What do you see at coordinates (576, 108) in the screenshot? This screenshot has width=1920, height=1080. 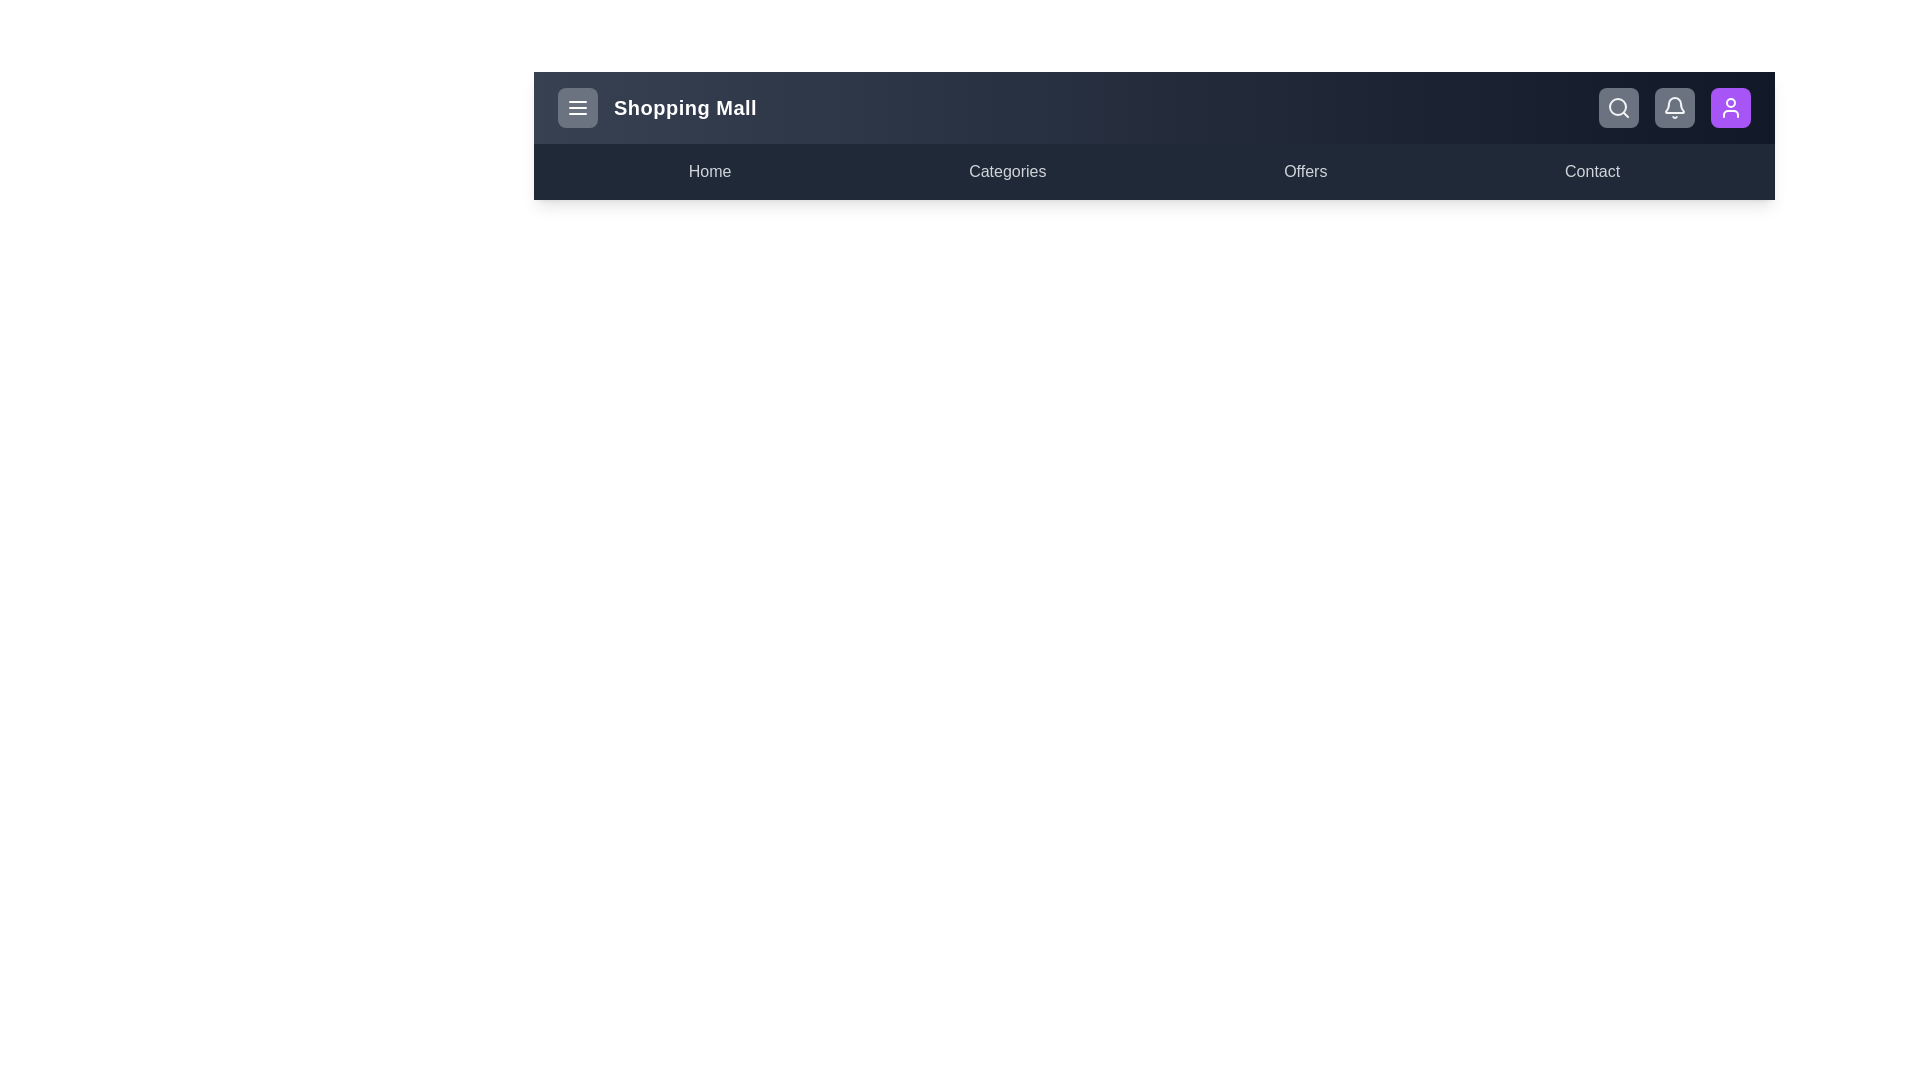 I see `the menu toggle button to toggle the menu visibility` at bounding box center [576, 108].